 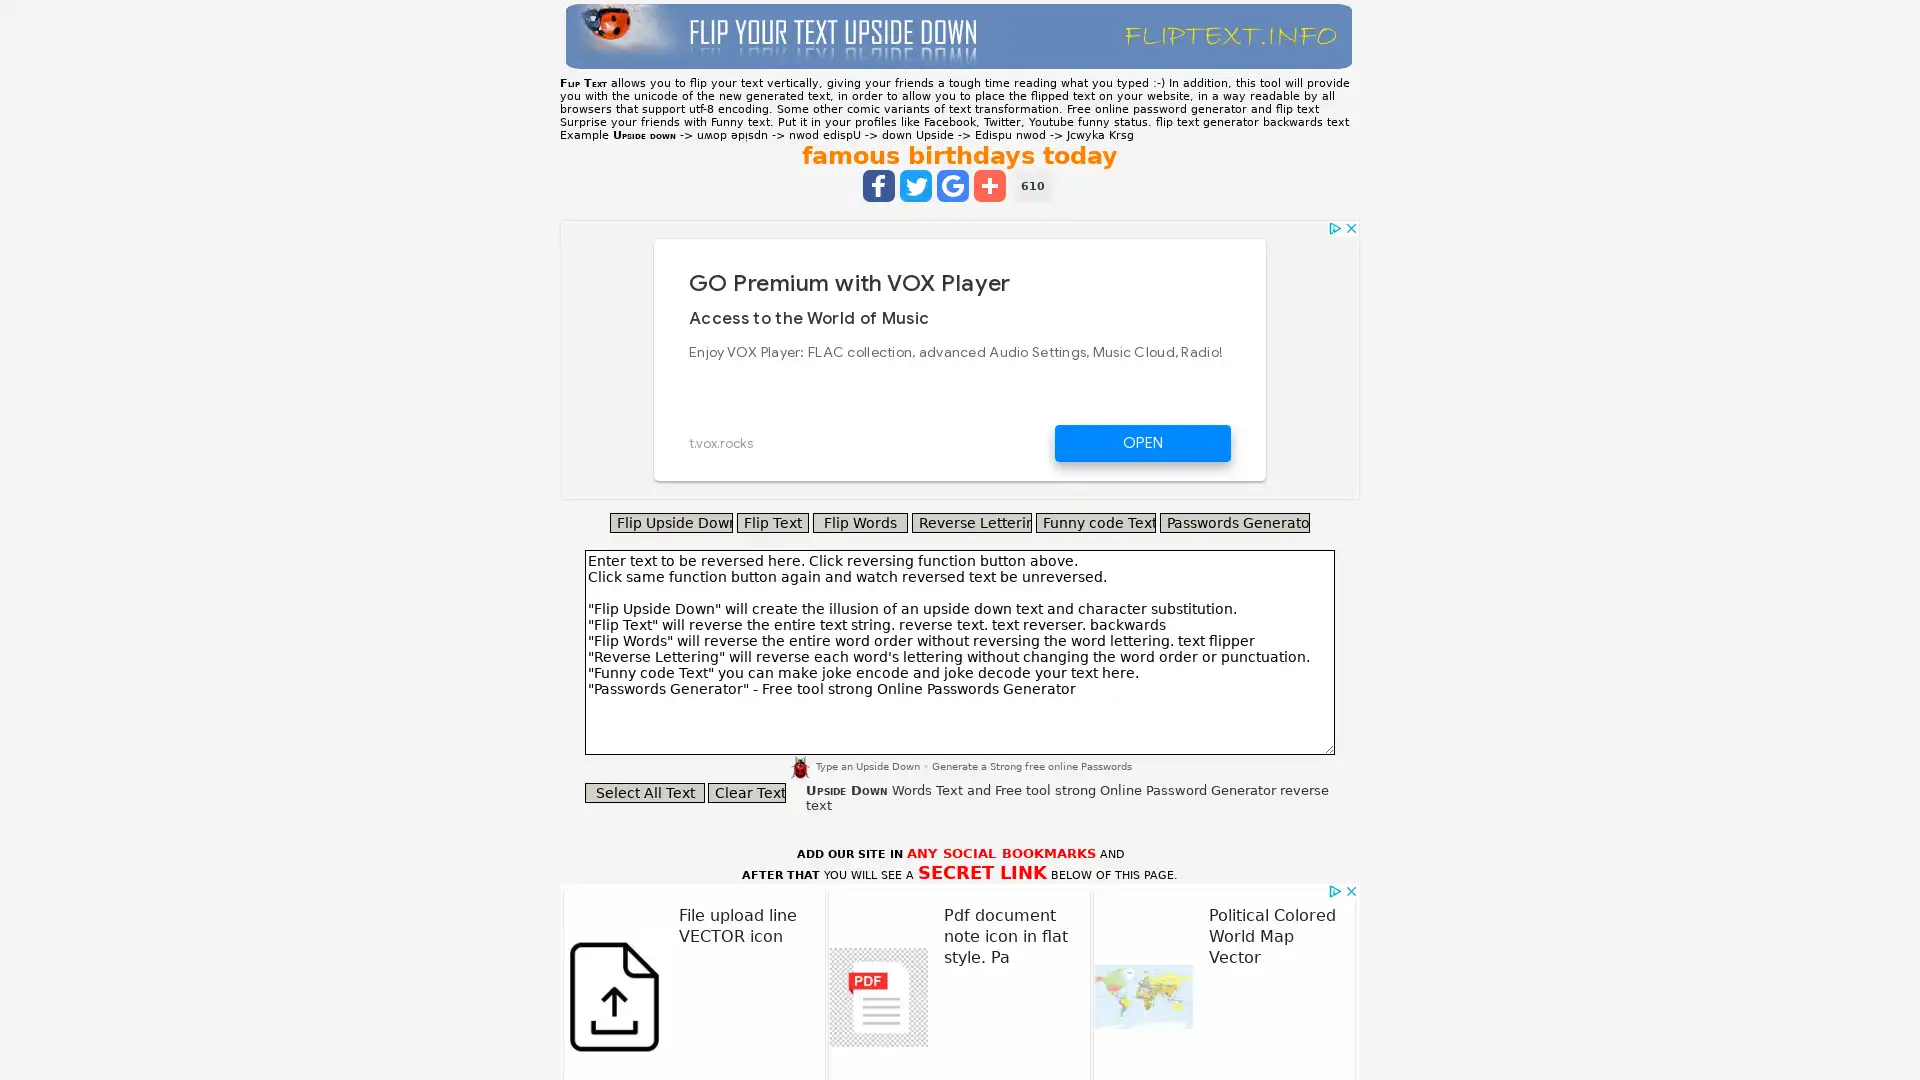 I want to click on Share to Twitter, so click(x=915, y=185).